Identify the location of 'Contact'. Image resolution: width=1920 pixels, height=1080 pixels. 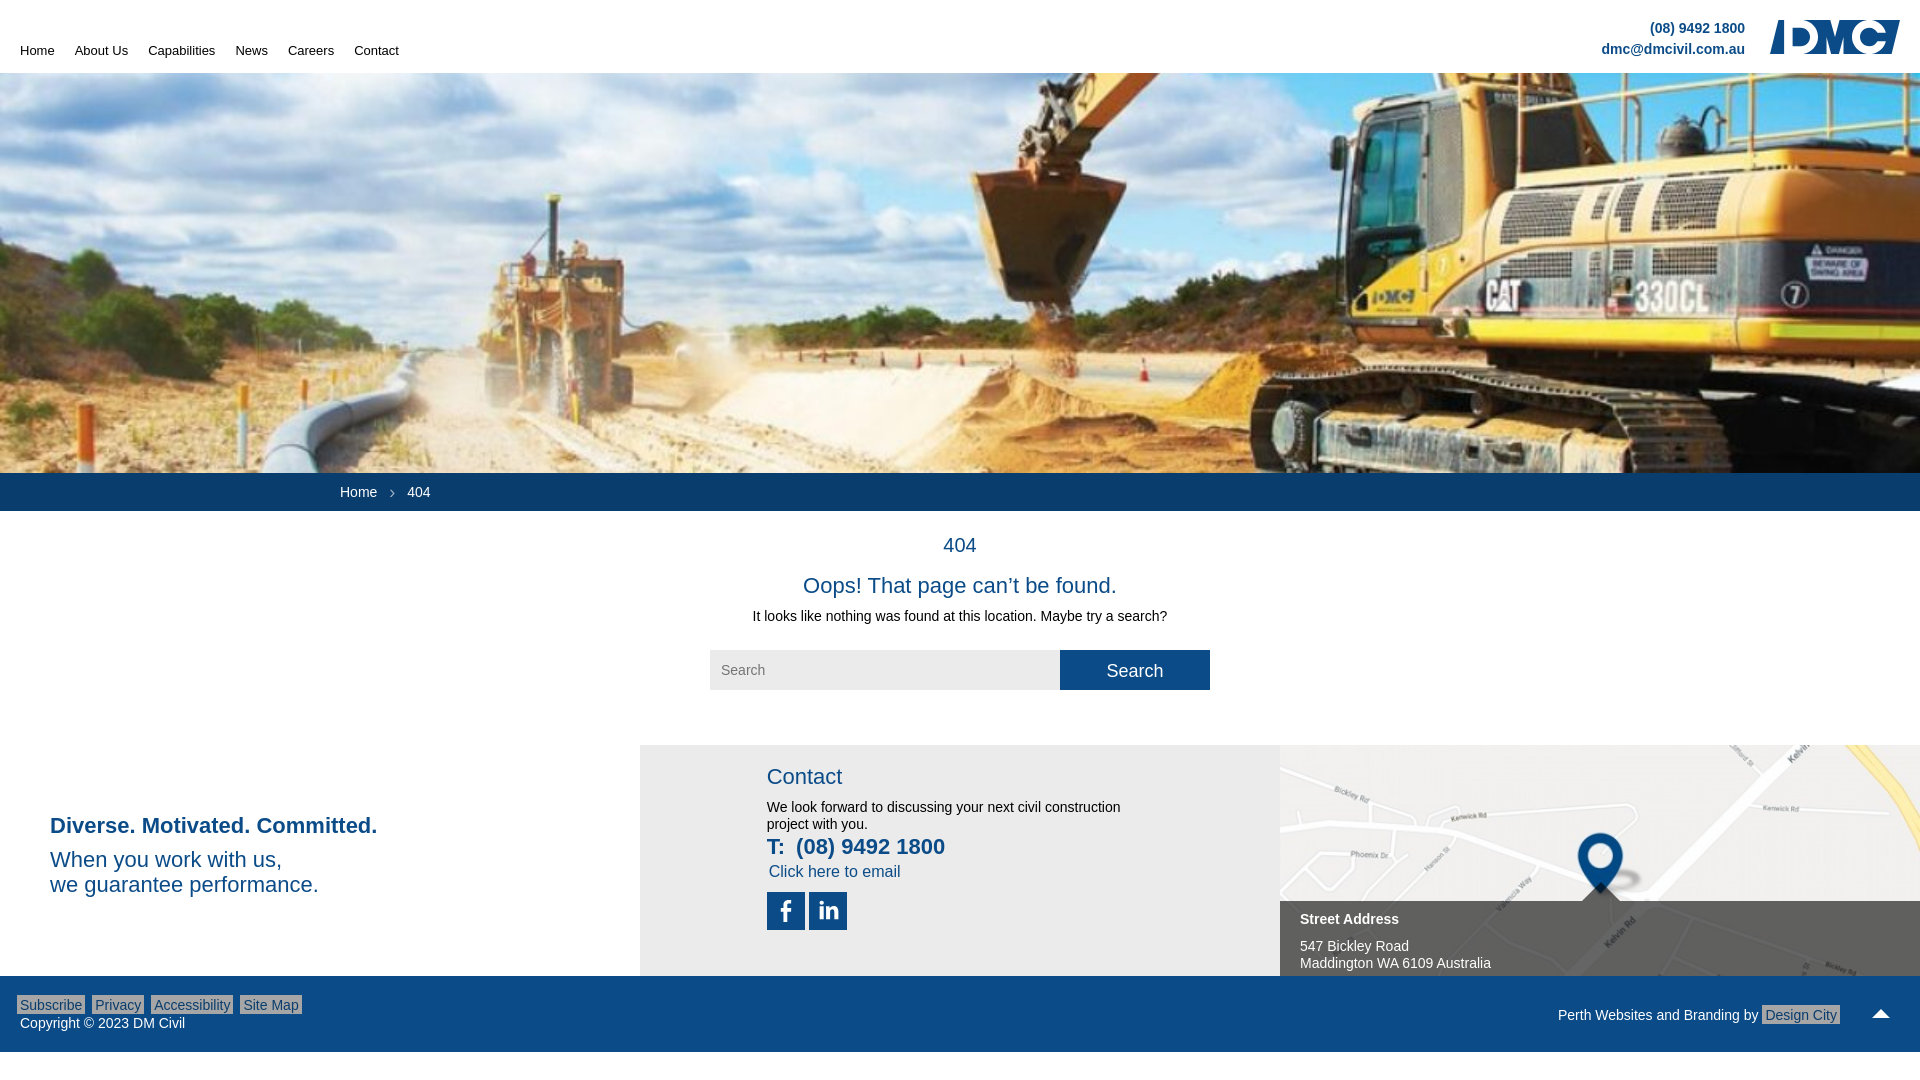
(376, 49).